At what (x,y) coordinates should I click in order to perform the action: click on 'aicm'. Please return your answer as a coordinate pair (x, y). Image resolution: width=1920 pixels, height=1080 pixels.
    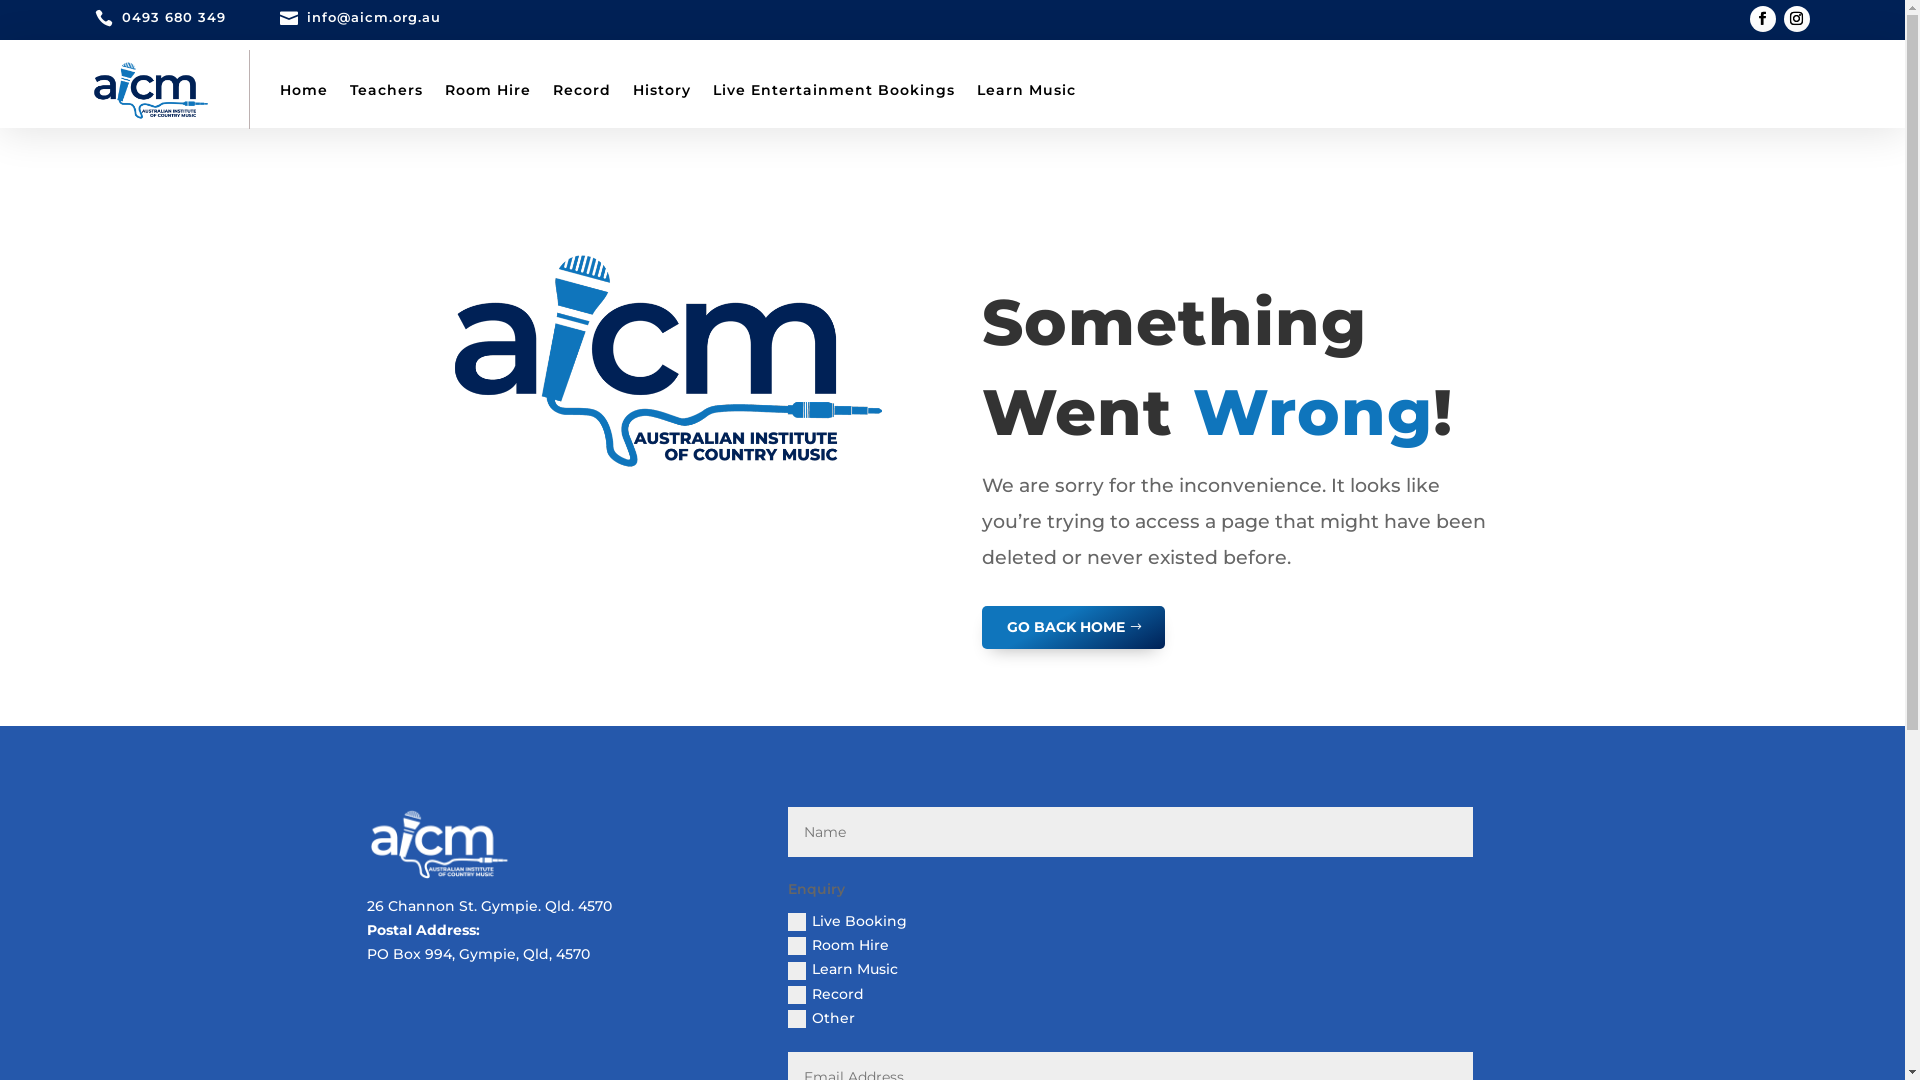
    Looking at the image, I should click on (437, 843).